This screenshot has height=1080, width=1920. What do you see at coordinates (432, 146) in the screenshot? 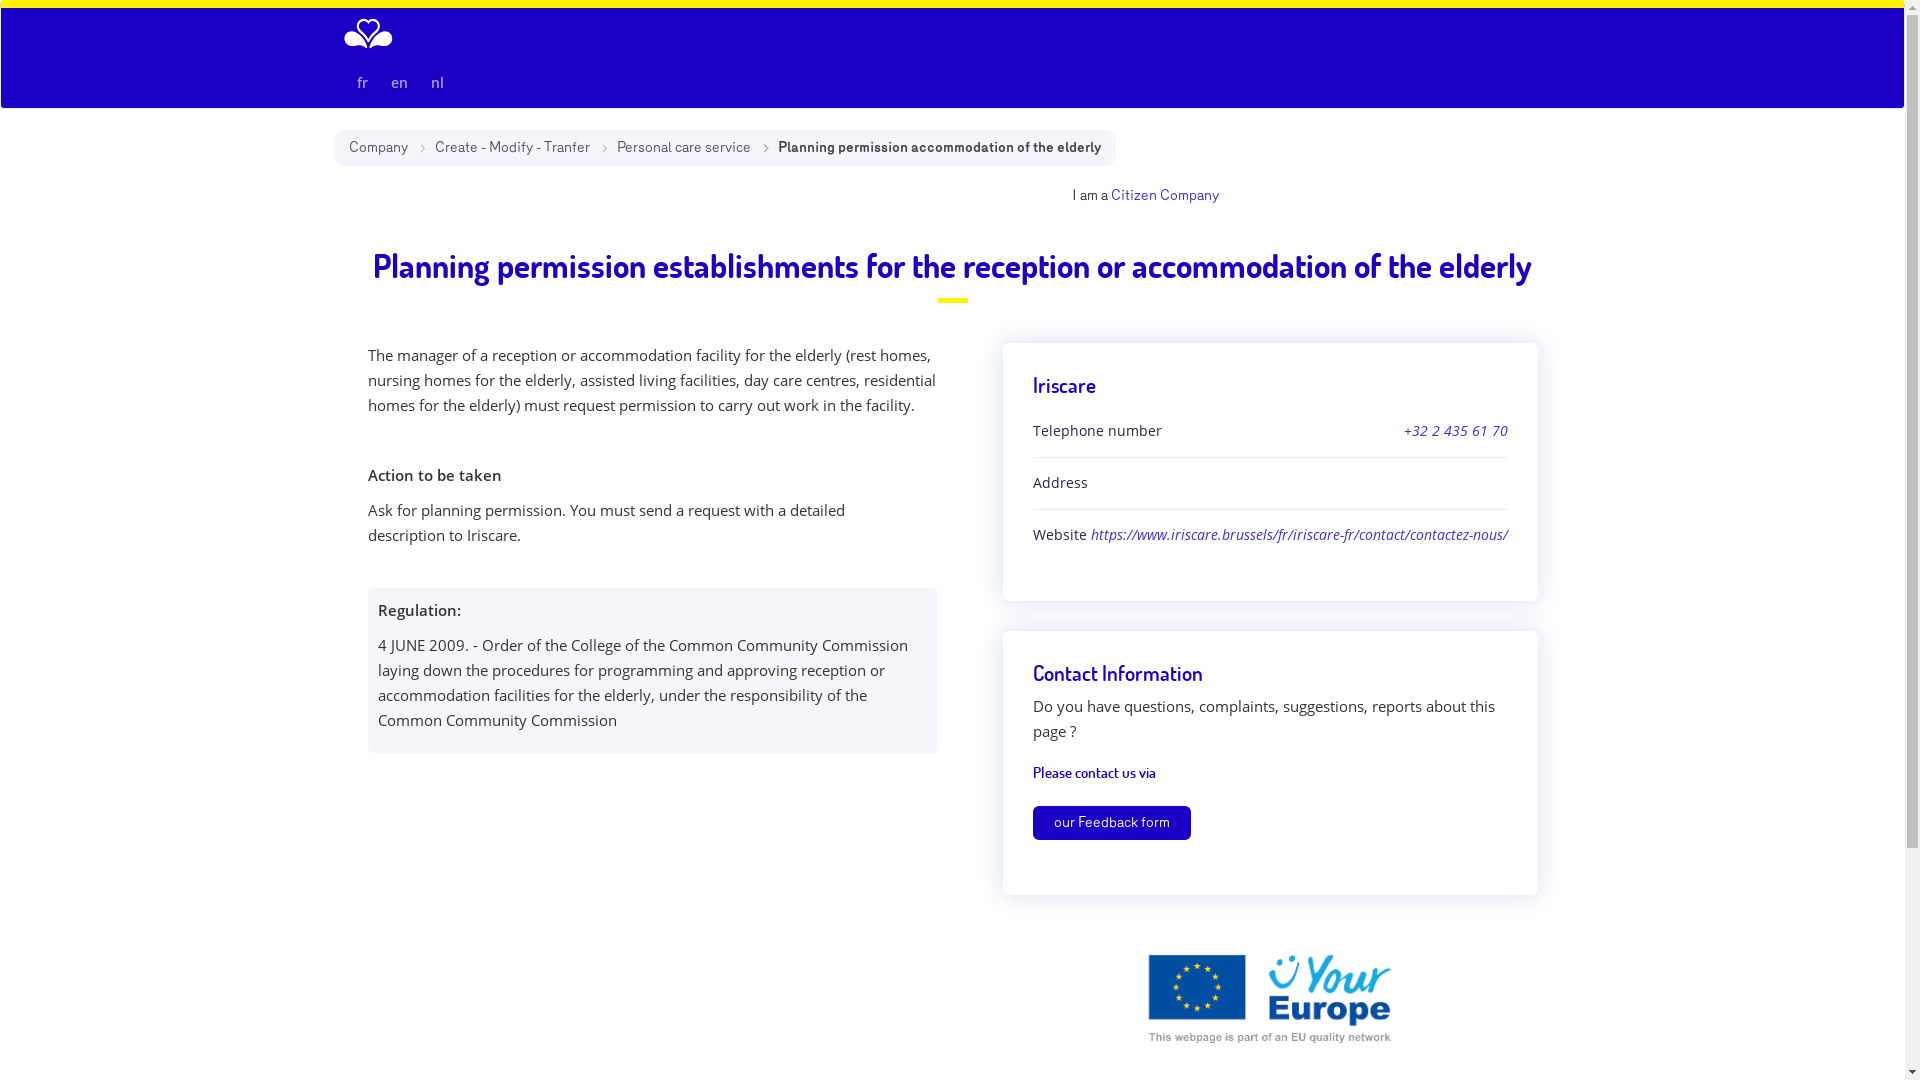
I see `'Create - Modify - Tranfer'` at bounding box center [432, 146].